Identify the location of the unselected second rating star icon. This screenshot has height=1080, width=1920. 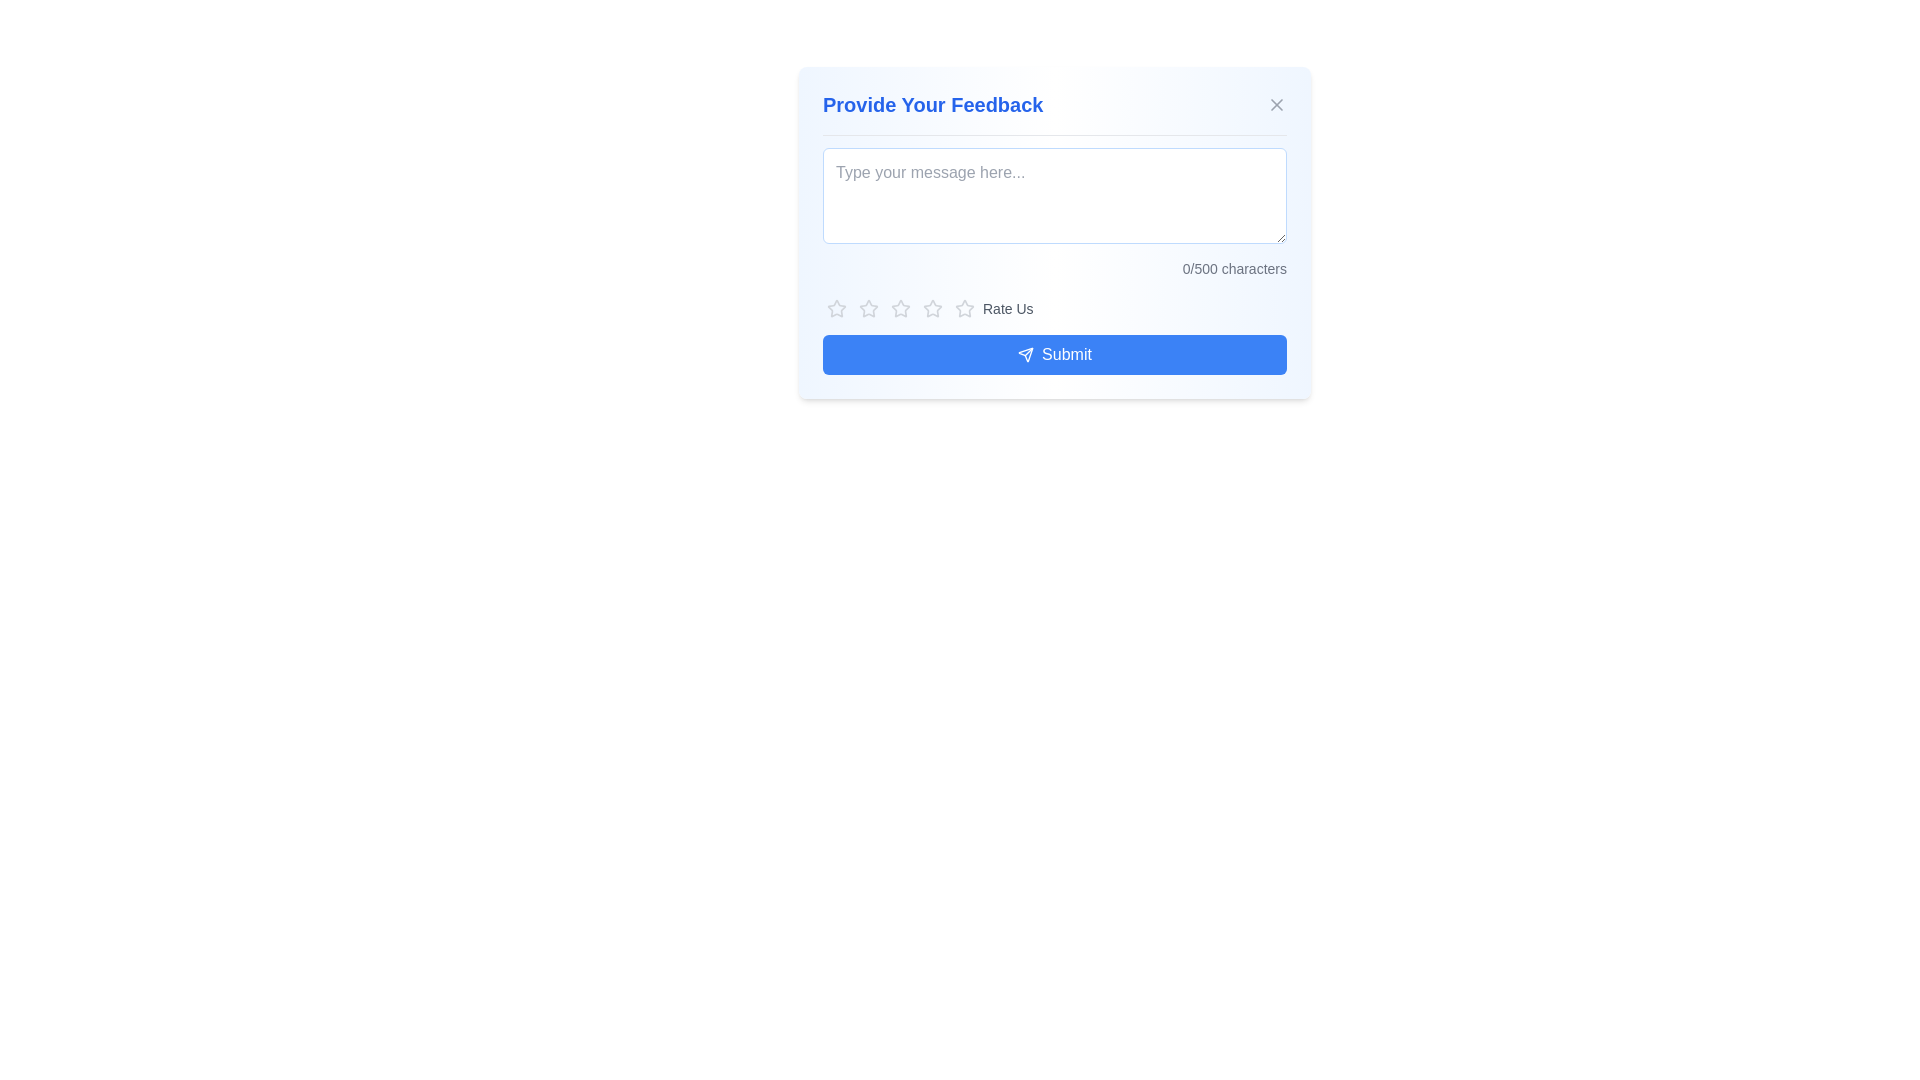
(900, 308).